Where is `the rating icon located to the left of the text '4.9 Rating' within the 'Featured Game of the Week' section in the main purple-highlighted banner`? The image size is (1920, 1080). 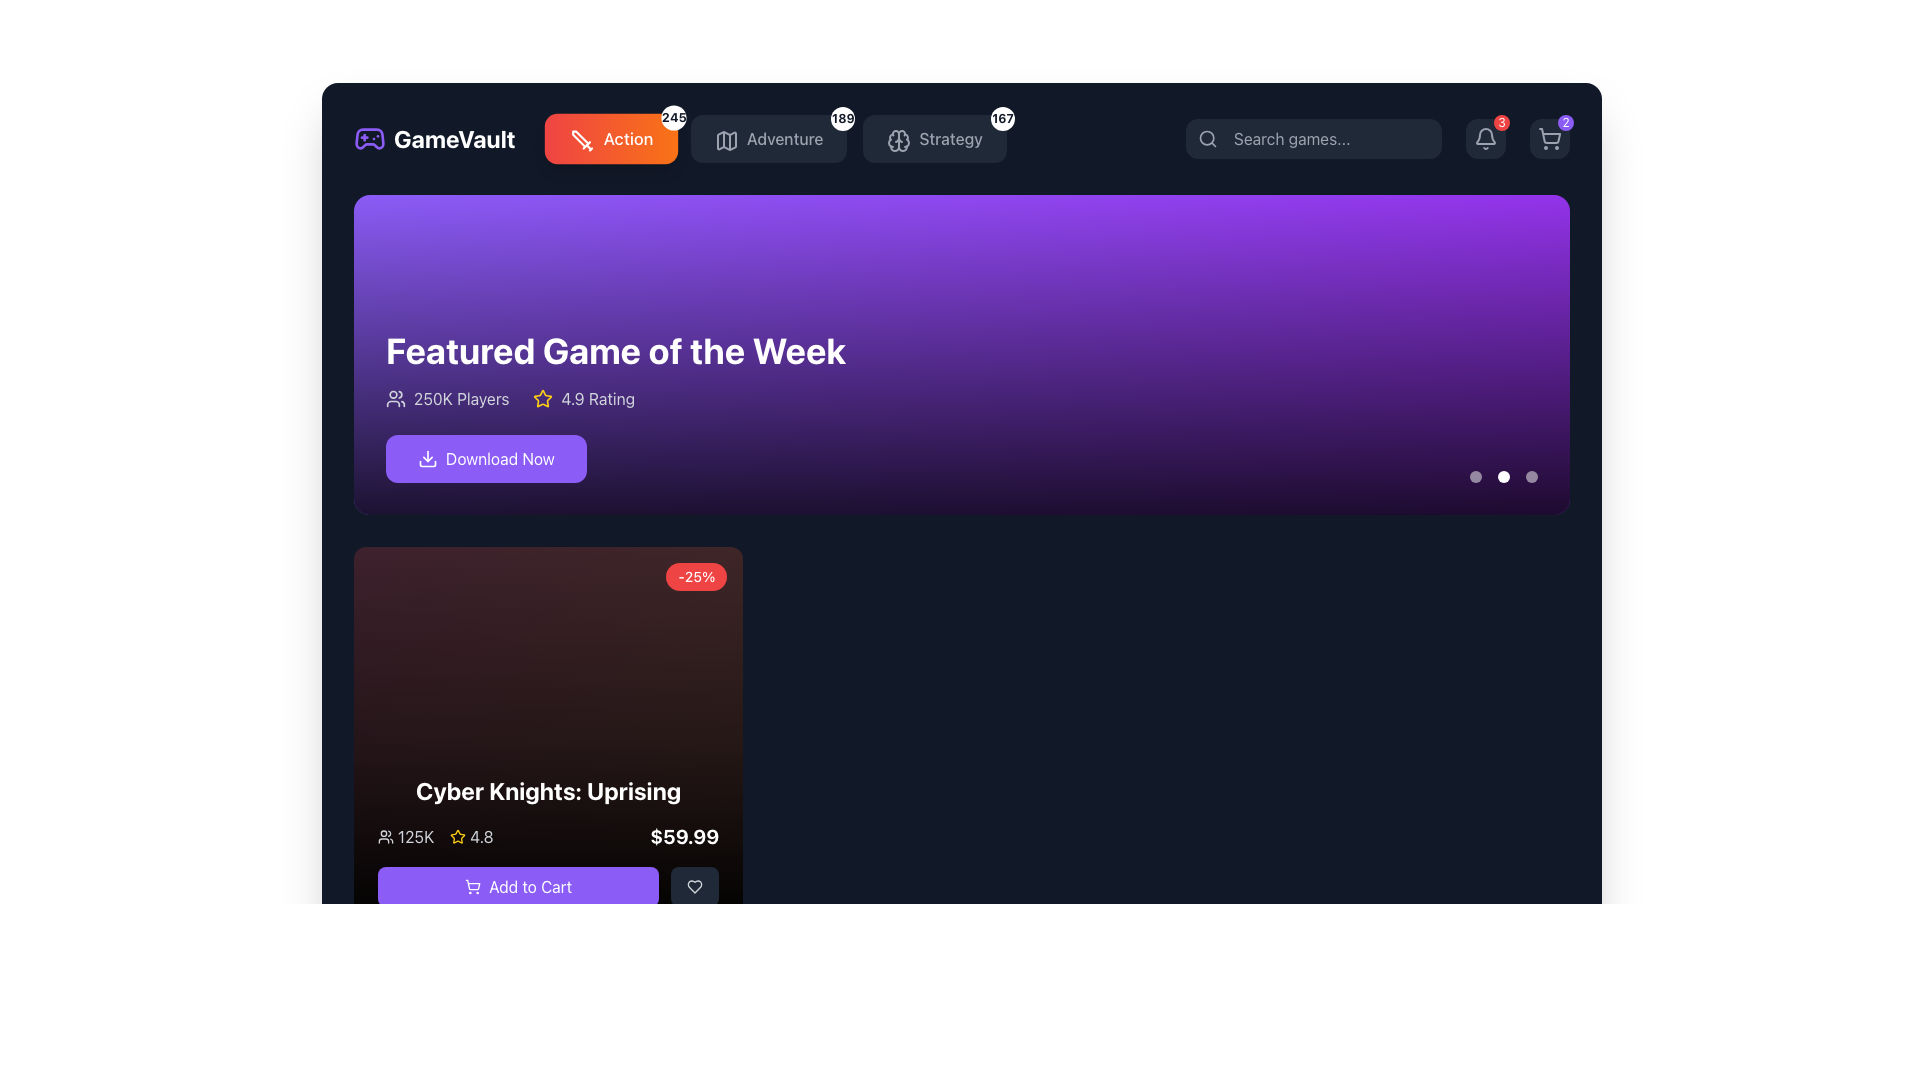 the rating icon located to the left of the text '4.9 Rating' within the 'Featured Game of the Week' section in the main purple-highlighted banner is located at coordinates (543, 398).